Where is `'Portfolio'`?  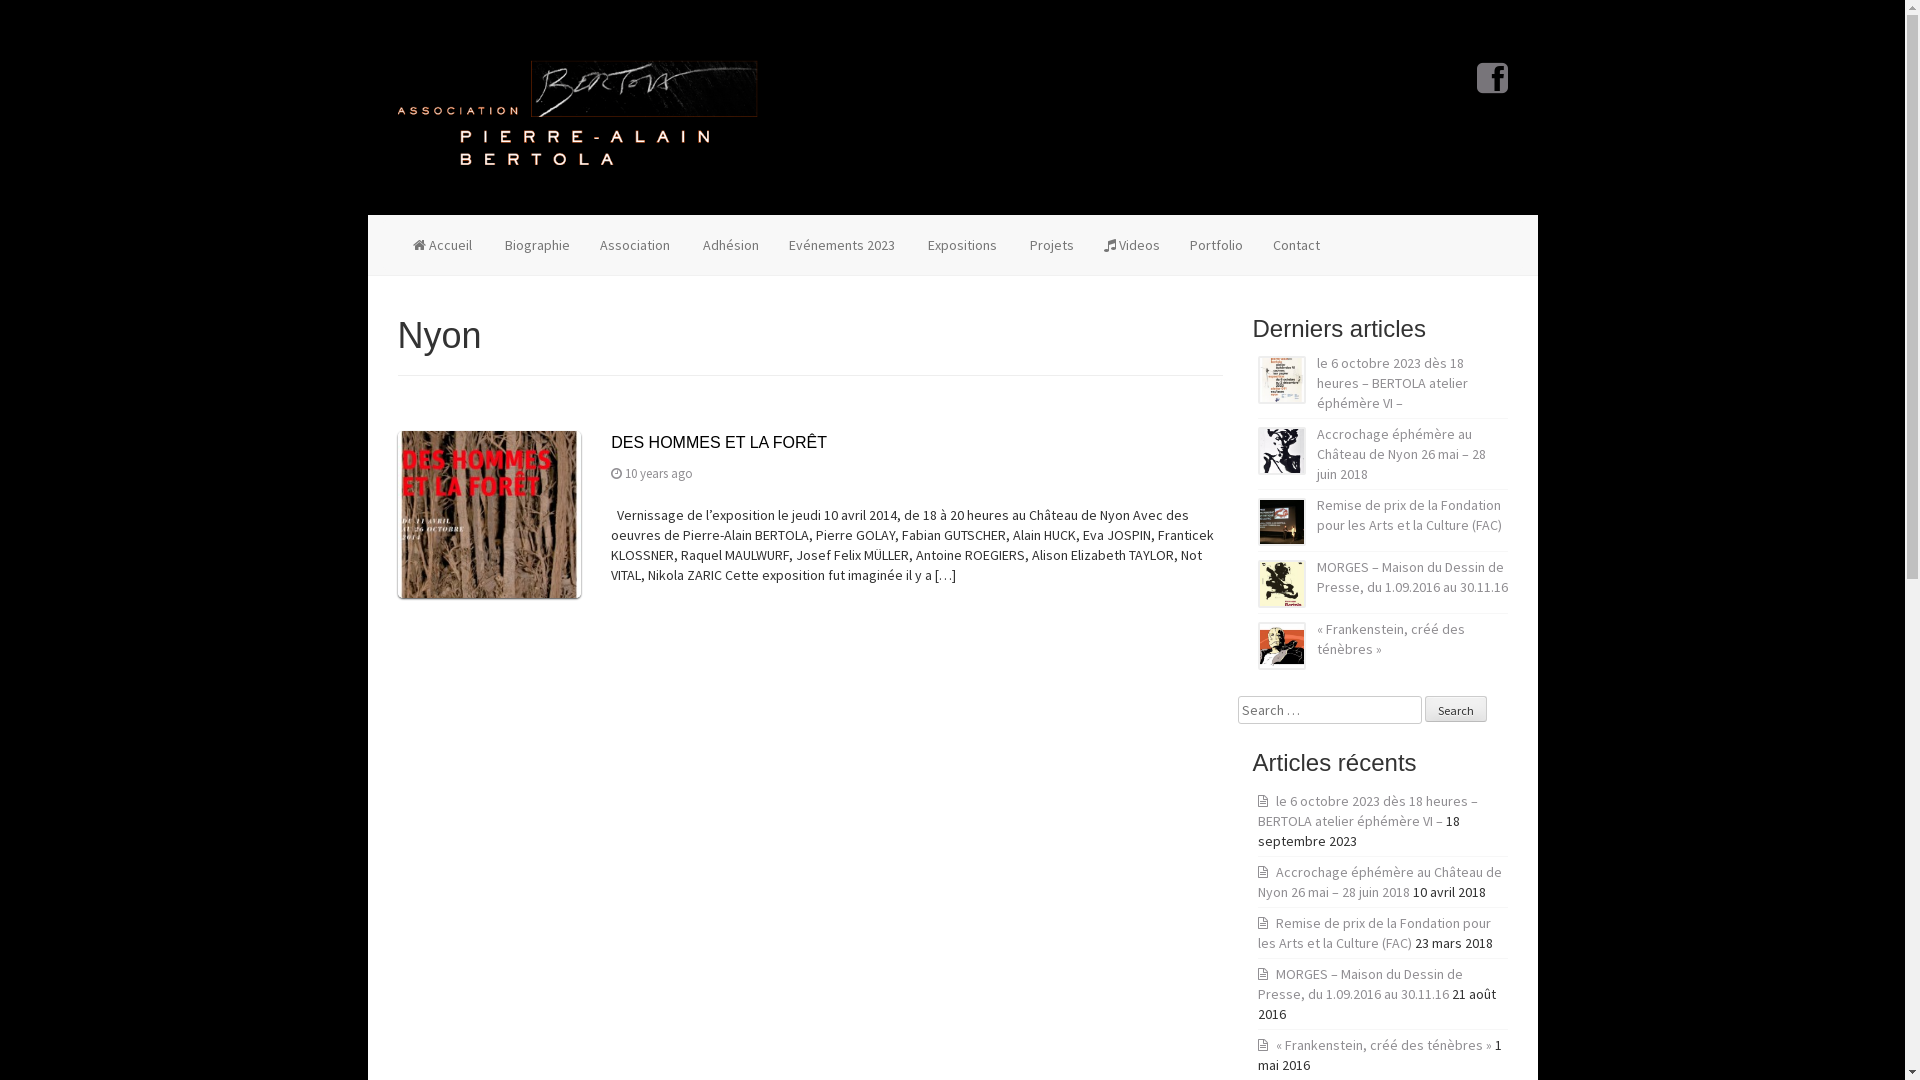 'Portfolio' is located at coordinates (1214, 244).